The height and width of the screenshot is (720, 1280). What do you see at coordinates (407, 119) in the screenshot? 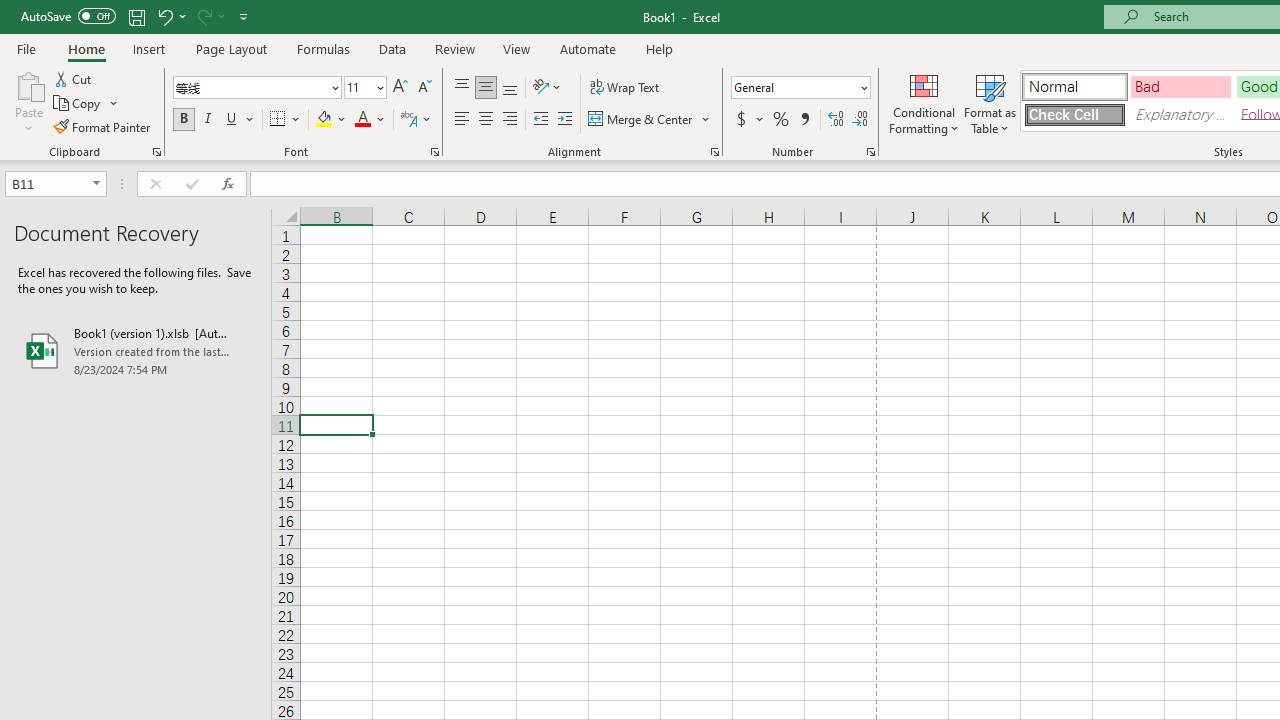
I see `'Show Phonetic Field'` at bounding box center [407, 119].